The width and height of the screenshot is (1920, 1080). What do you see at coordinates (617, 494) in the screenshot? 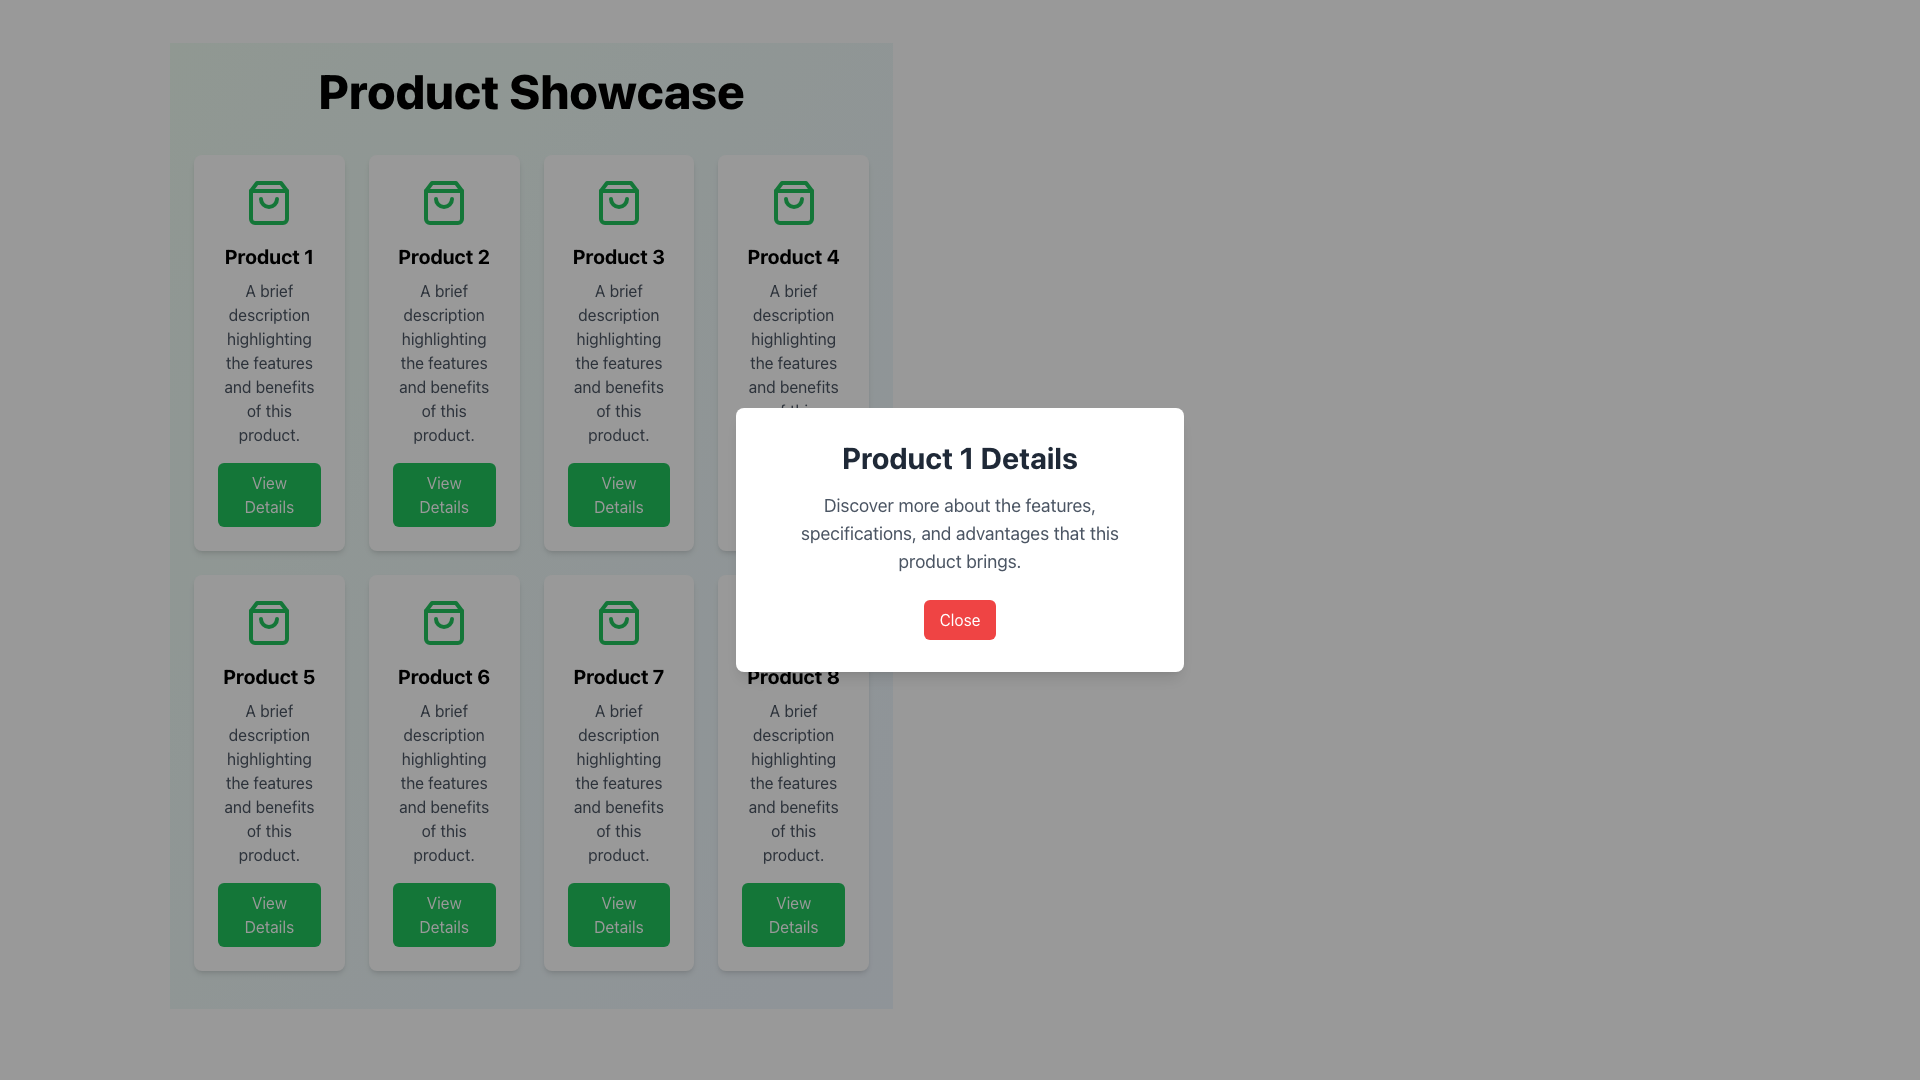
I see `the rectangular button with a green background and white text reading 'View Details' located at the bottom of the card labeled 'Product 3,' which is in the first row and third column of the grid layout` at bounding box center [617, 494].